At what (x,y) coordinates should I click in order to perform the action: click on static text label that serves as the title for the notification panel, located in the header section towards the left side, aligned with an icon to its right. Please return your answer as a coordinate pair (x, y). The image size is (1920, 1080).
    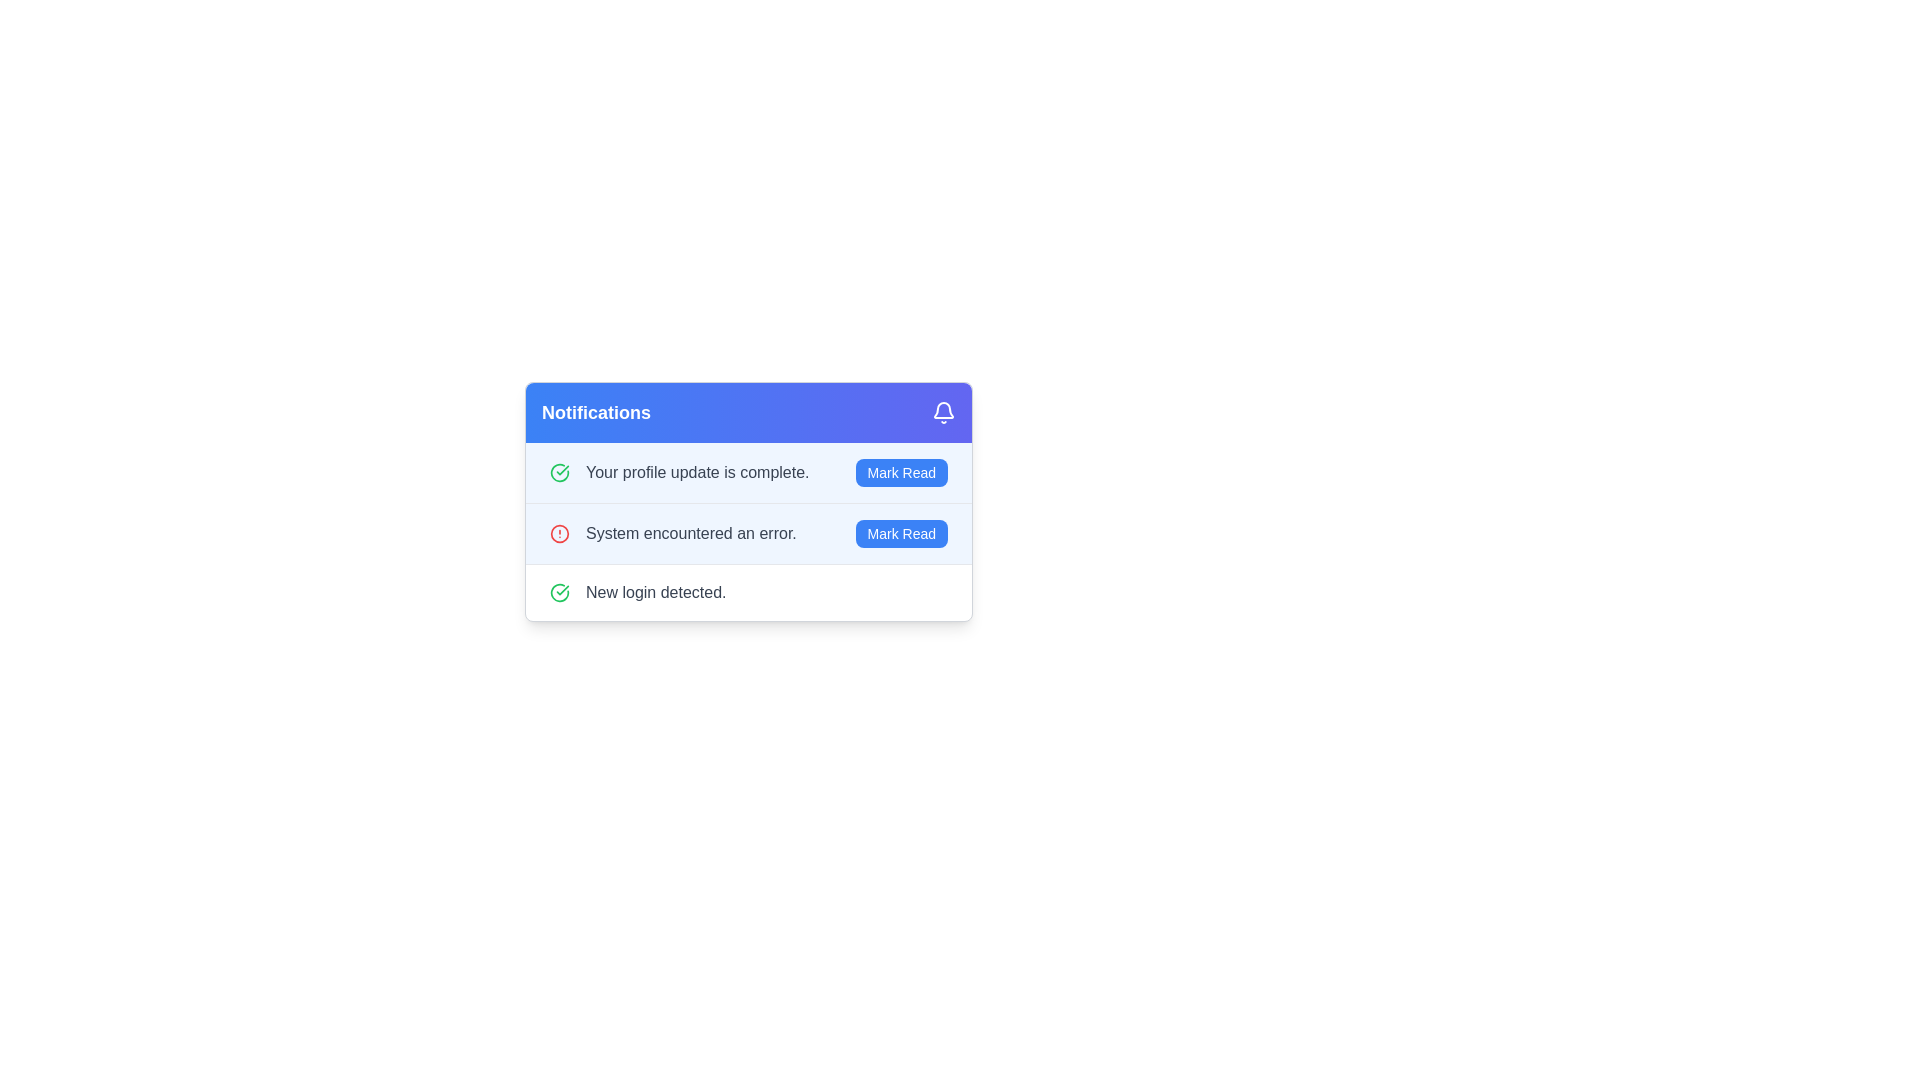
    Looking at the image, I should click on (595, 411).